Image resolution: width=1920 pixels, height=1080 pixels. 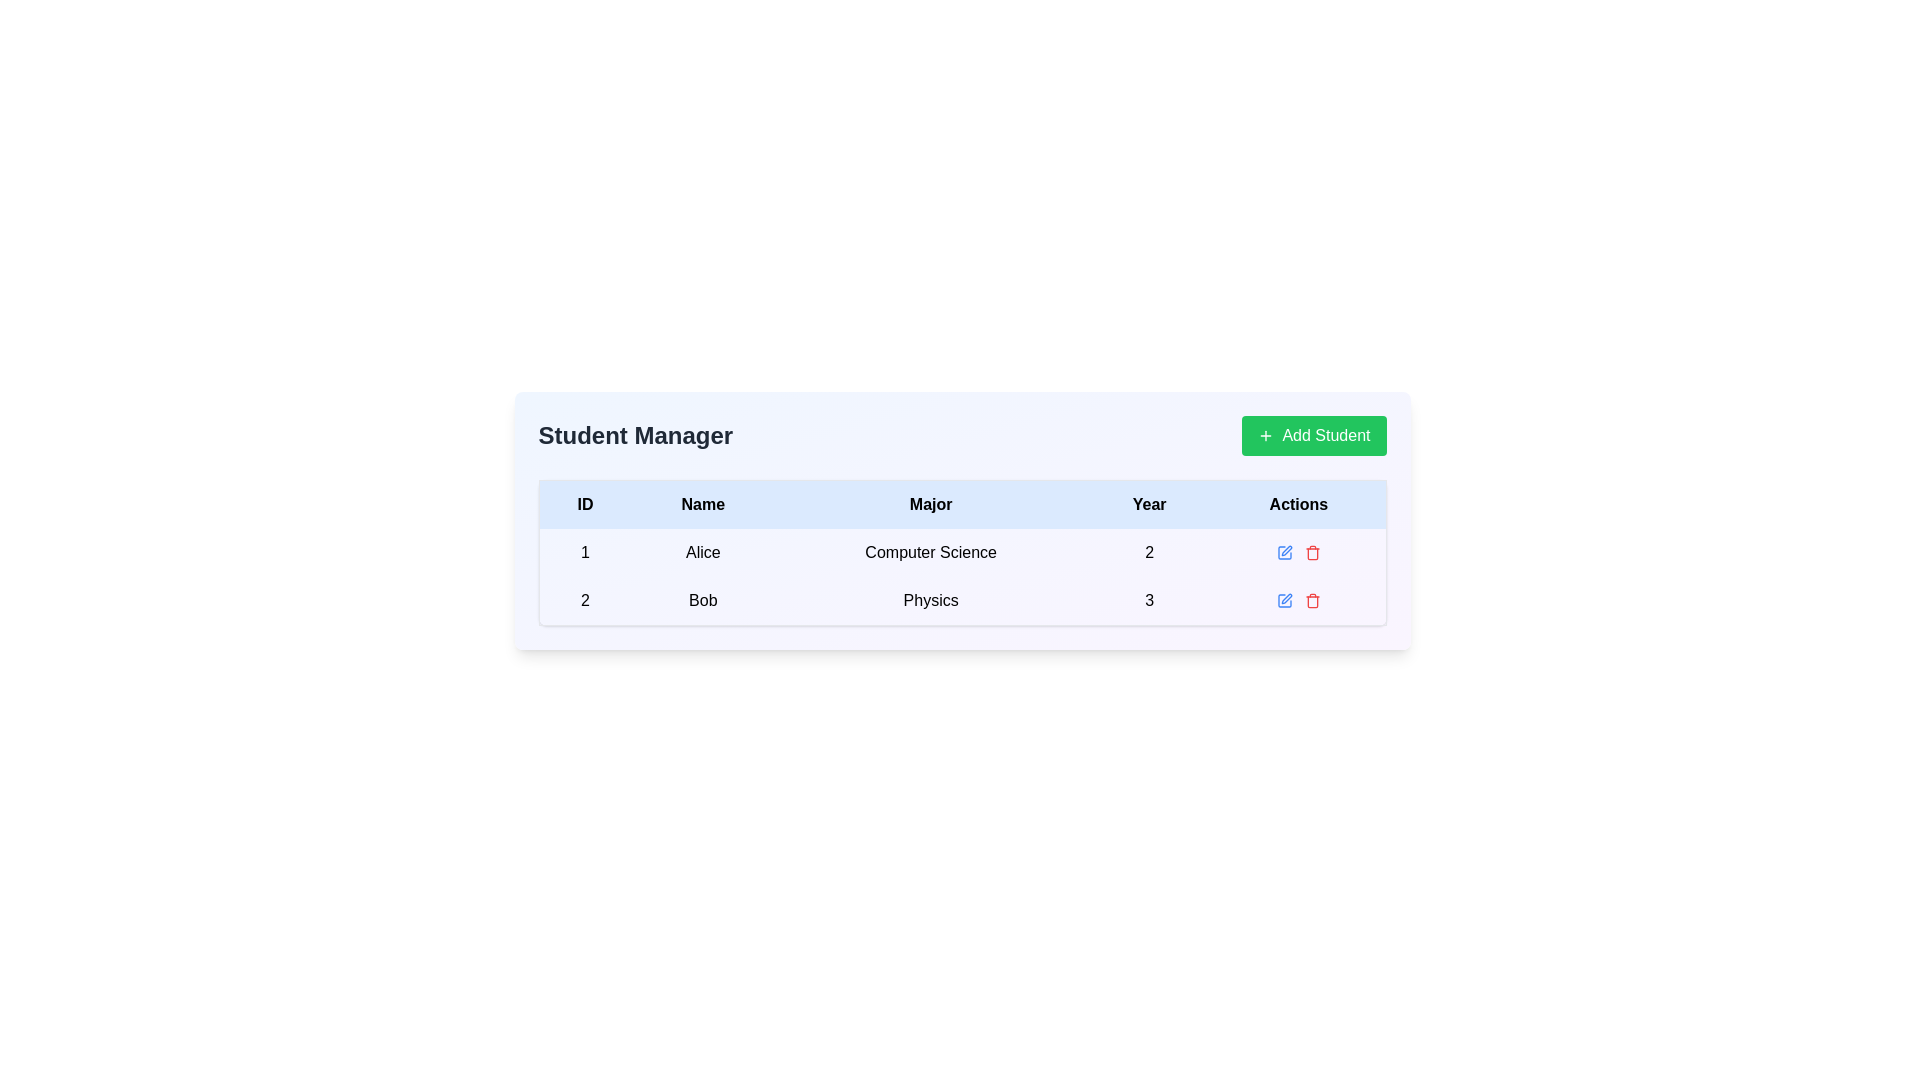 I want to click on the table header cell labeled 'ID', which is styled with bold and centered text on a blue background, located at the first position in the header row of the table, so click(x=584, y=503).